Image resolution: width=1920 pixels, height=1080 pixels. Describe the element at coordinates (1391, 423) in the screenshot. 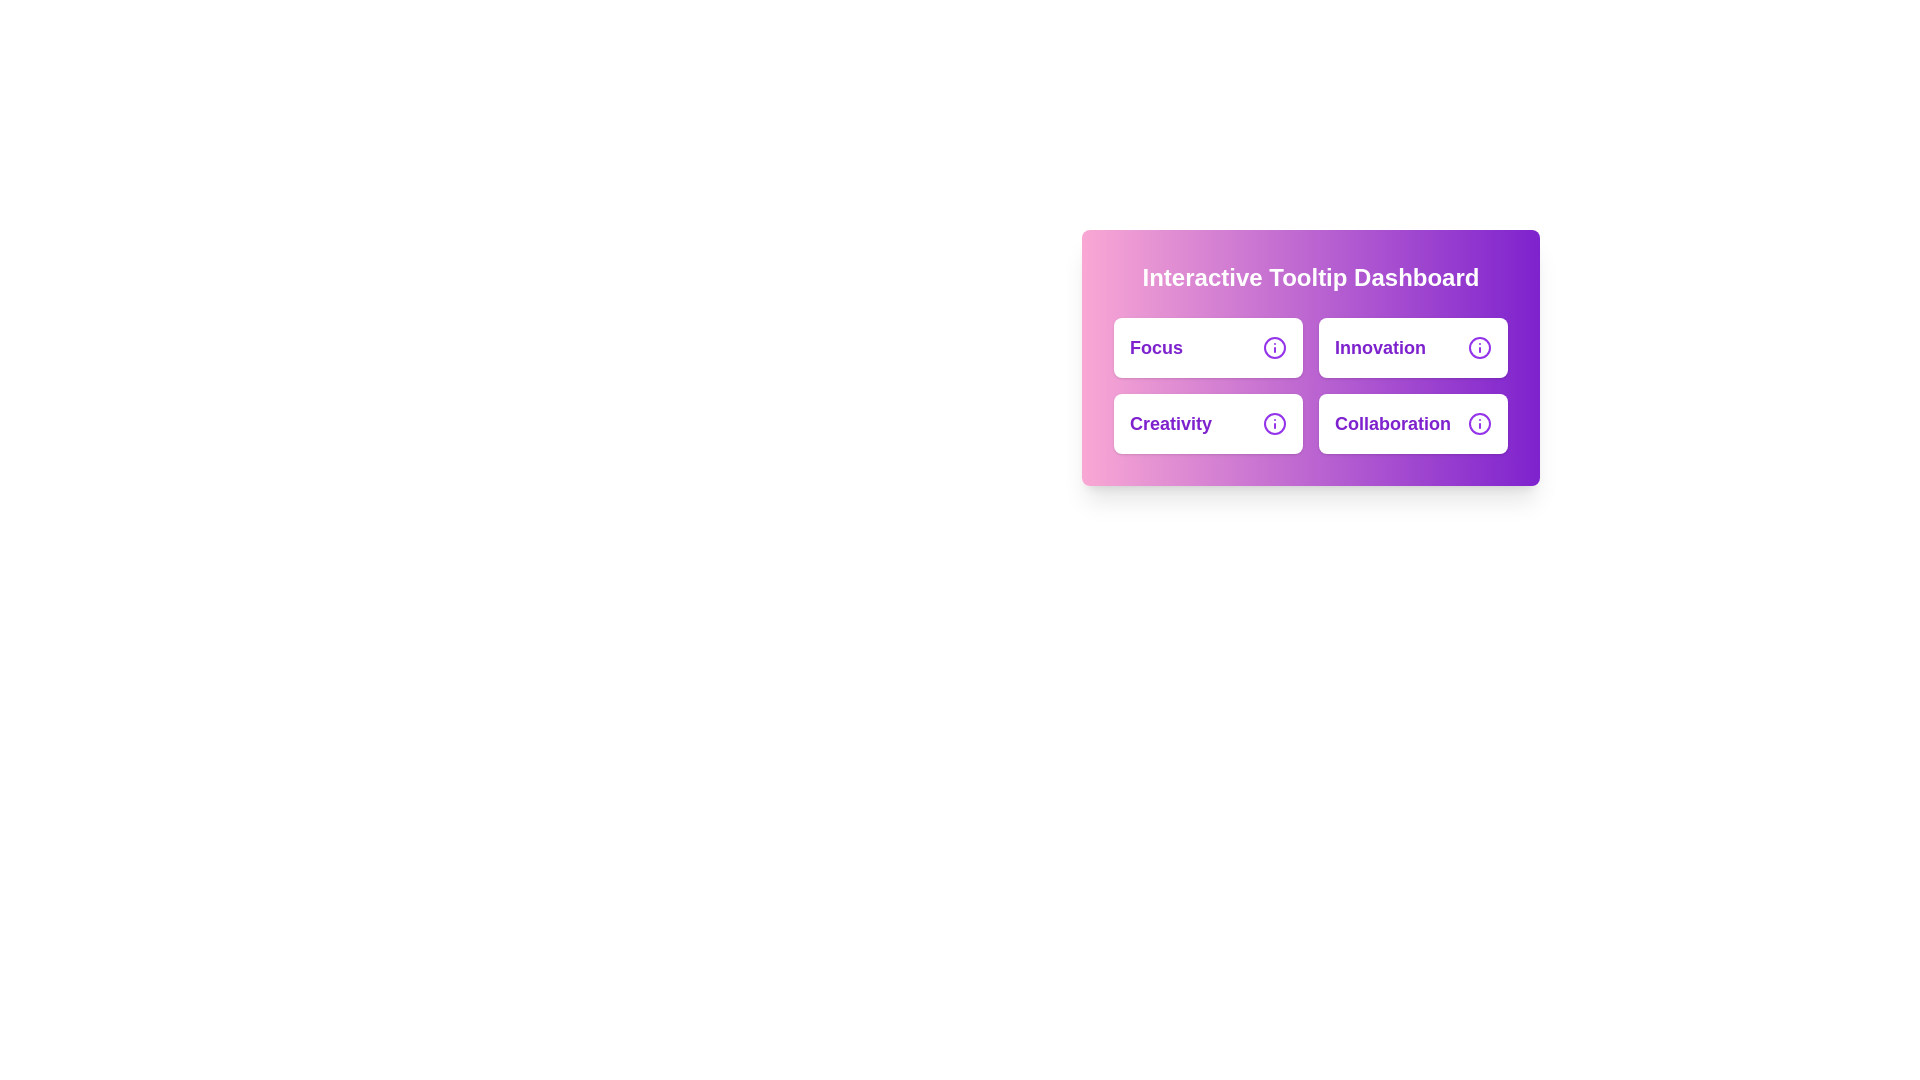

I see `the non-interactive text label that describes the context of the 'Interactive Tooltip Dashboard' section, located in the bottom-right quadrant and aligned with the 'Creativity' label` at that location.